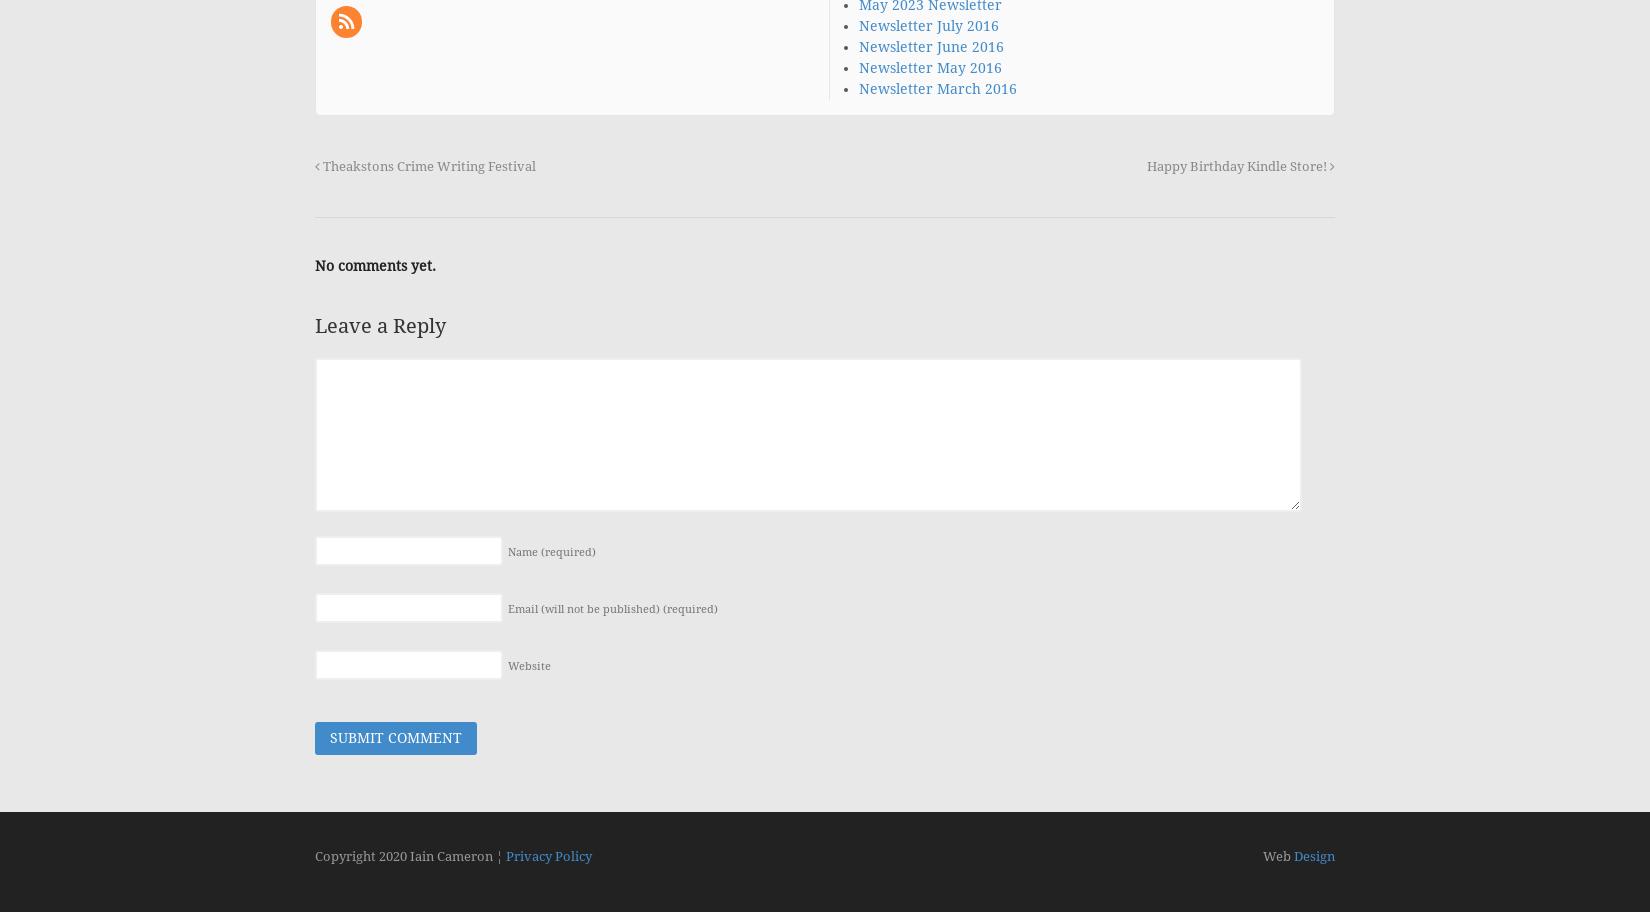 This screenshot has height=912, width=1650. Describe the element at coordinates (1262, 855) in the screenshot. I see `'Web'` at that location.